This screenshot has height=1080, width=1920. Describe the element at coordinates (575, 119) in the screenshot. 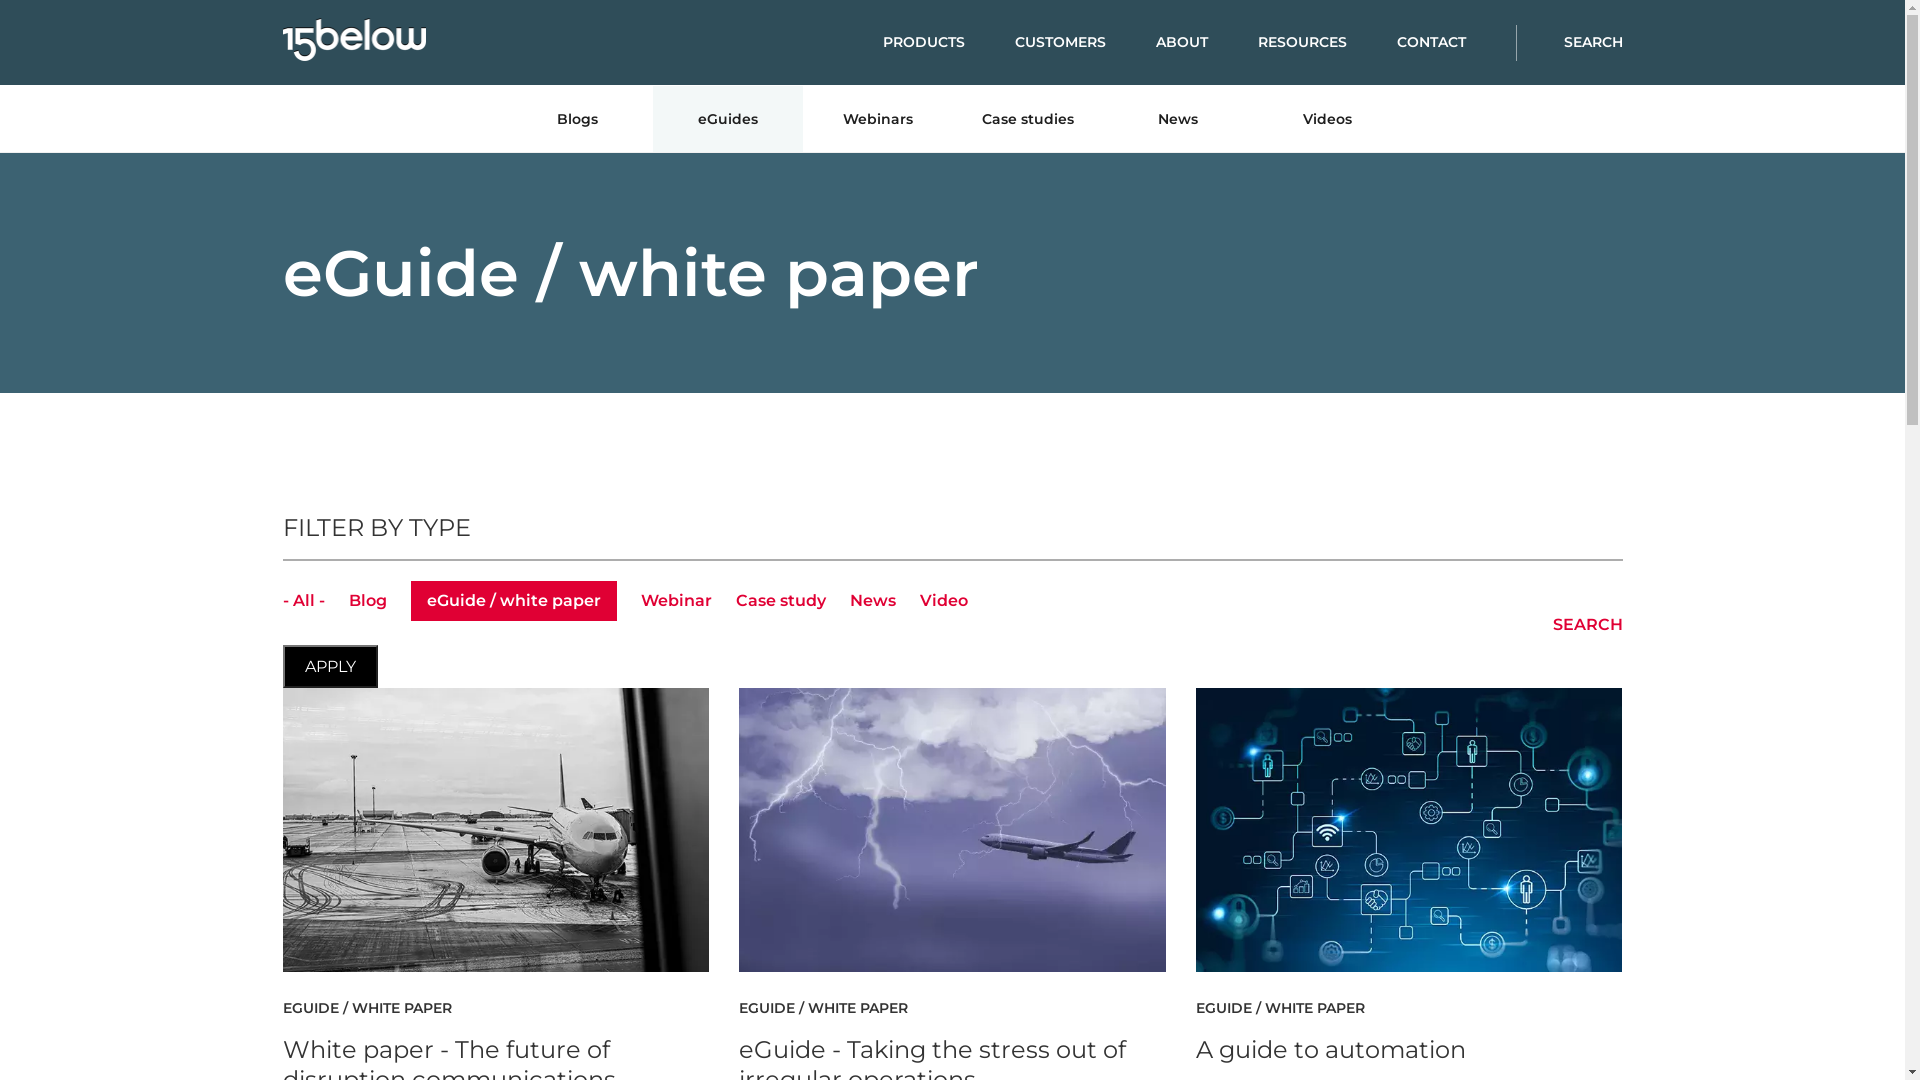

I see `'Blogs'` at that location.